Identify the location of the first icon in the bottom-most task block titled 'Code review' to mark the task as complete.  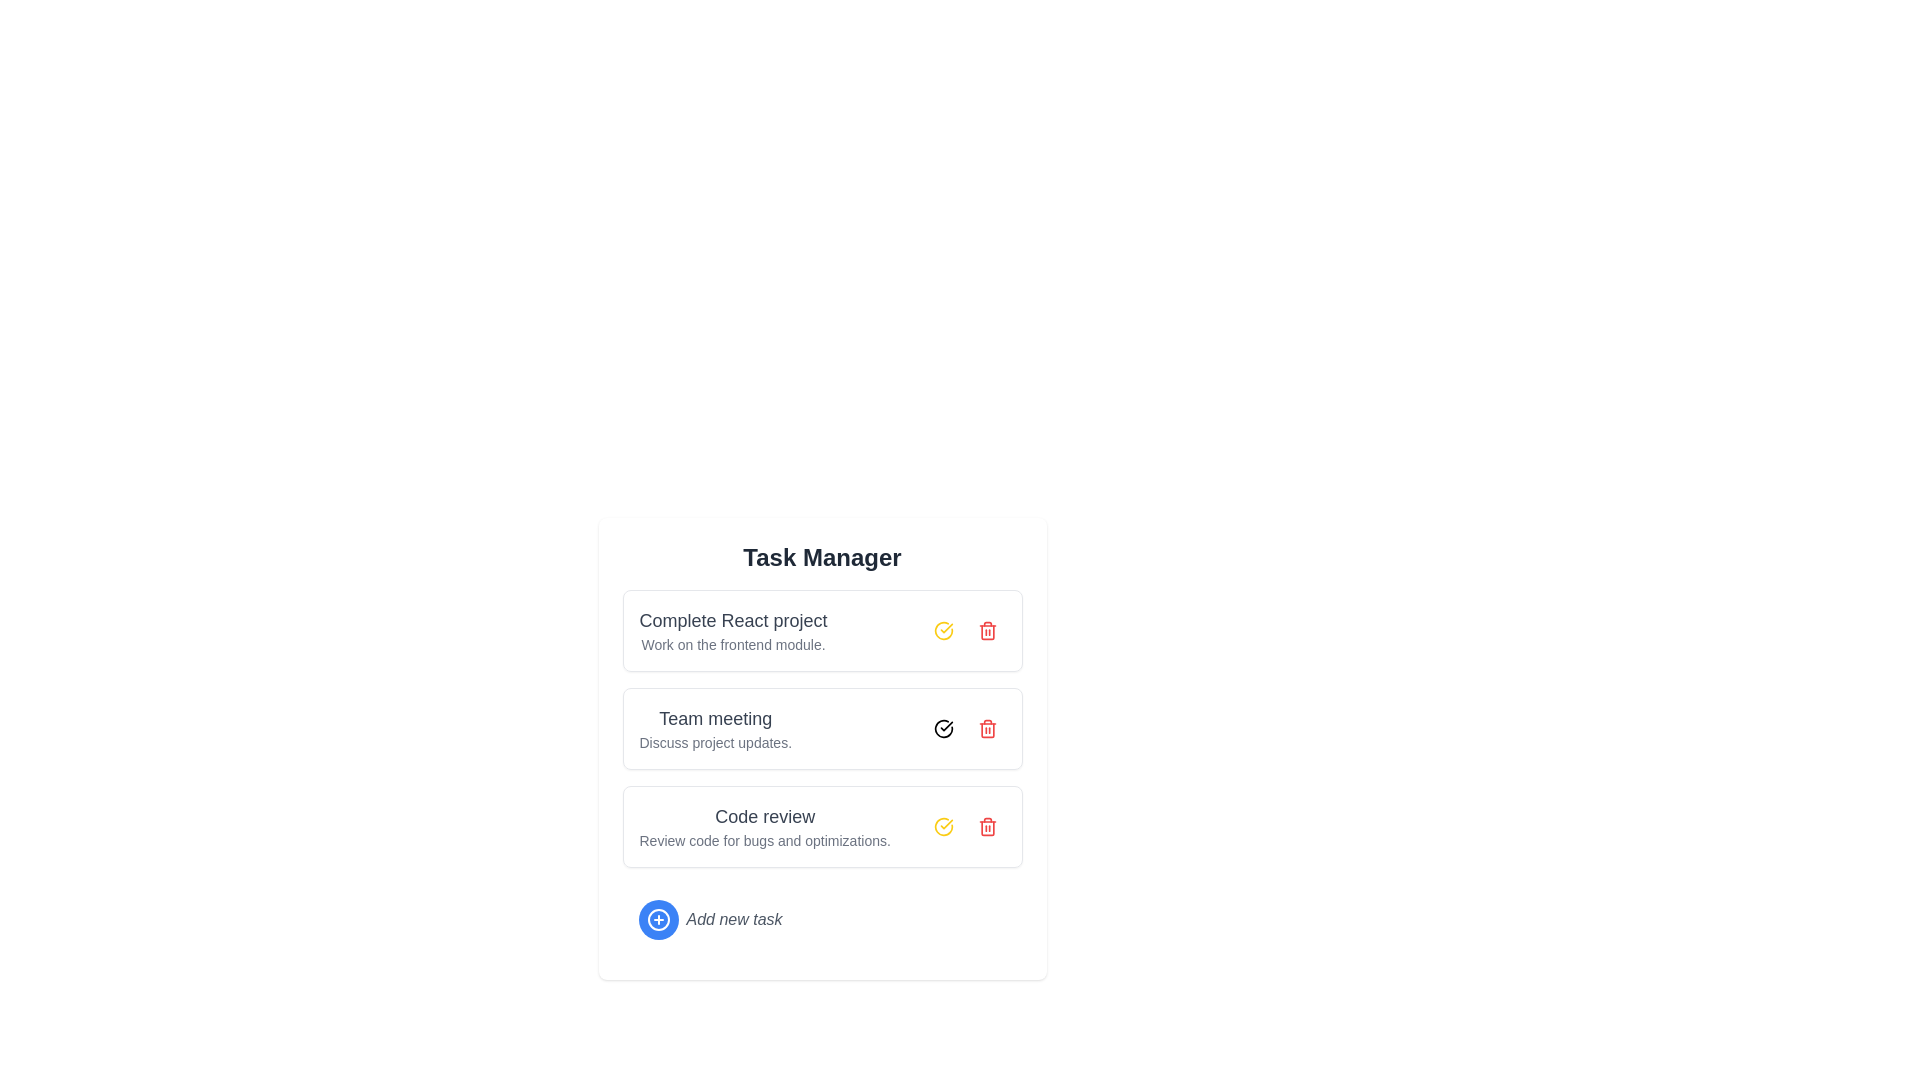
(942, 826).